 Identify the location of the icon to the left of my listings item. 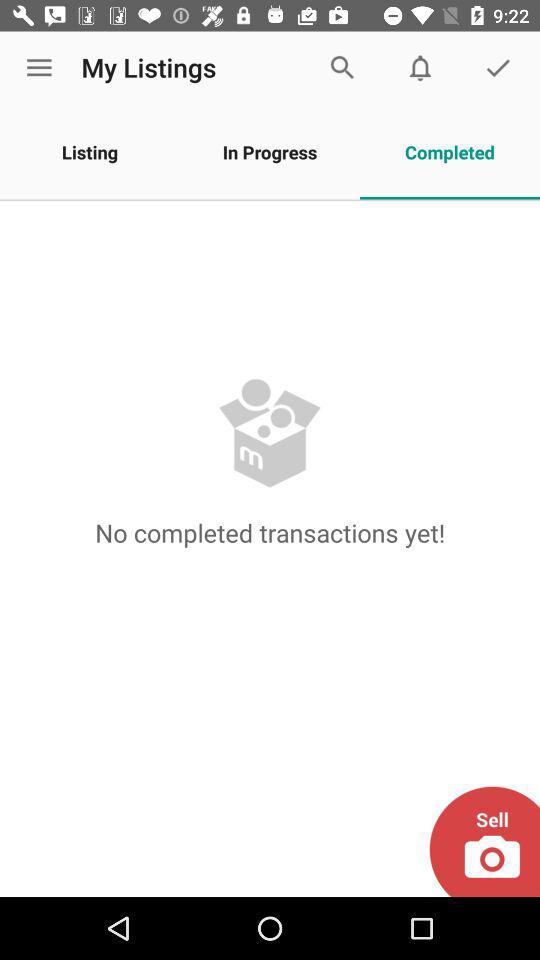
(39, 68).